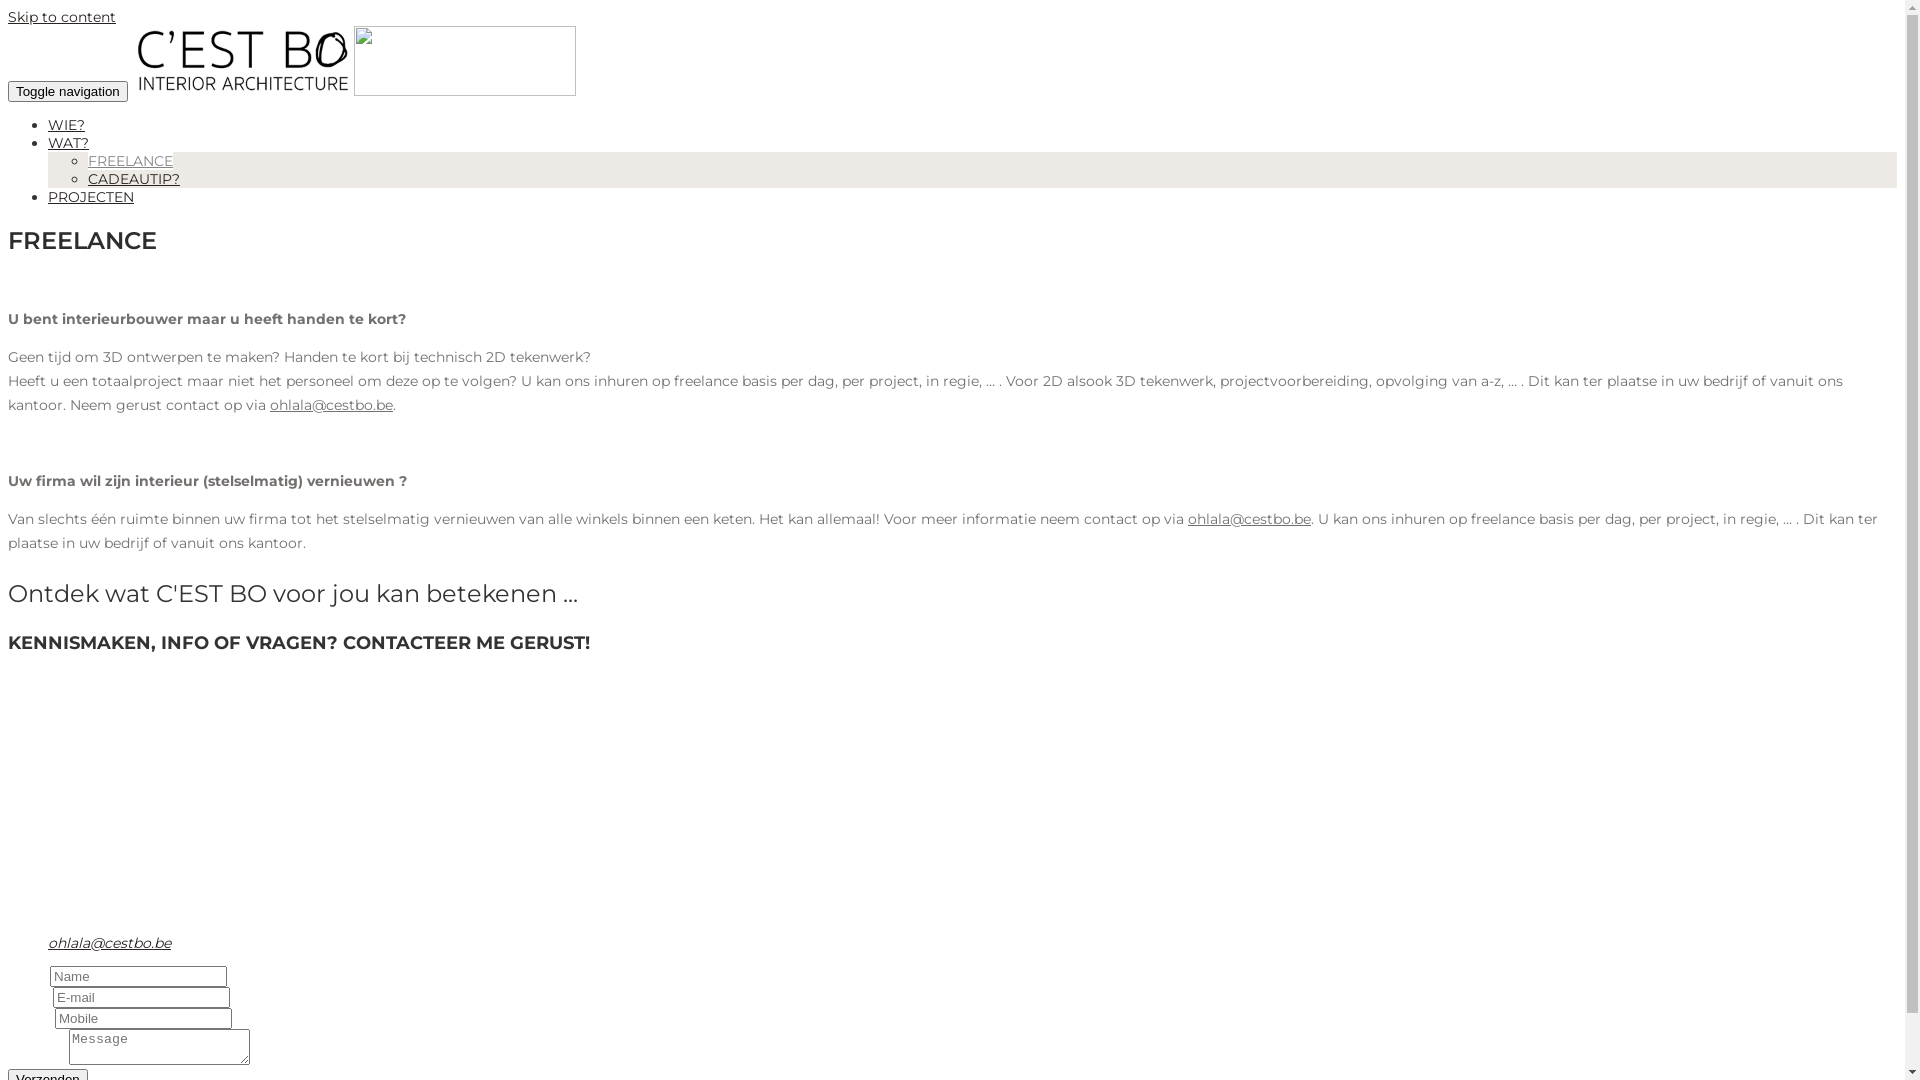  What do you see at coordinates (62, 16) in the screenshot?
I see `'Skip to content'` at bounding box center [62, 16].